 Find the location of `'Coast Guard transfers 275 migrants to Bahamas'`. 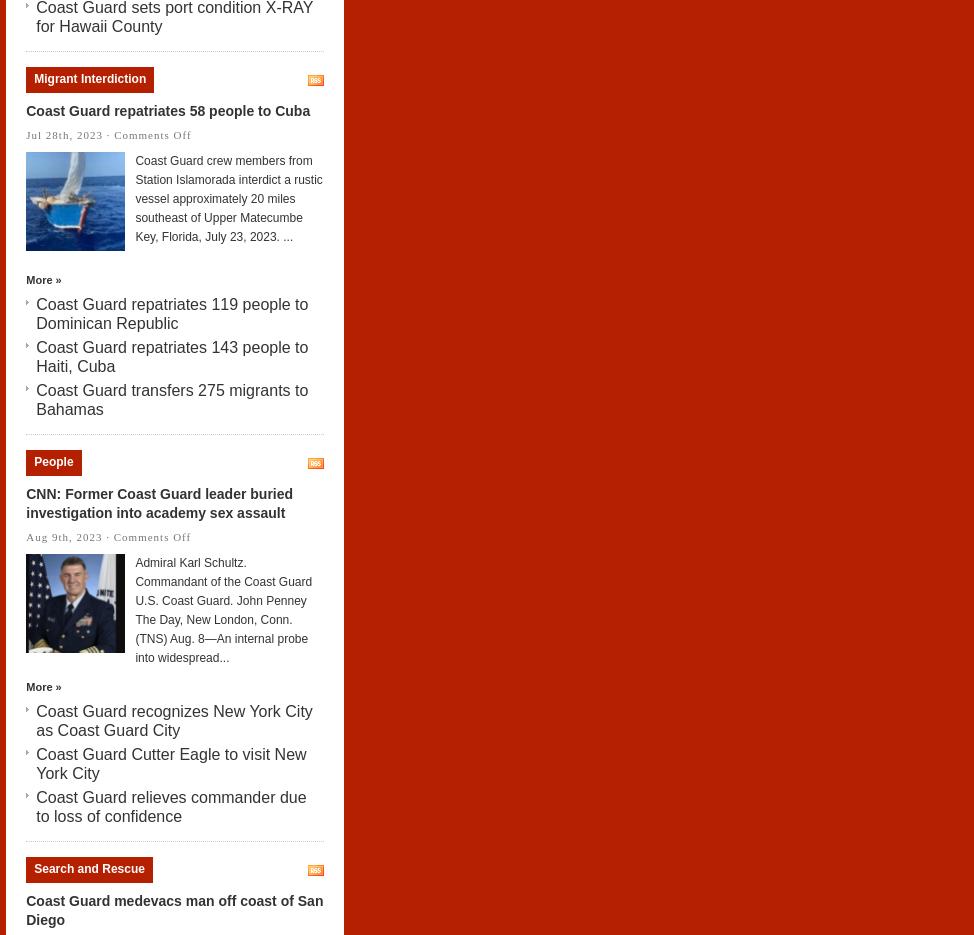

'Coast Guard transfers 275 migrants to Bahamas' is located at coordinates (172, 398).